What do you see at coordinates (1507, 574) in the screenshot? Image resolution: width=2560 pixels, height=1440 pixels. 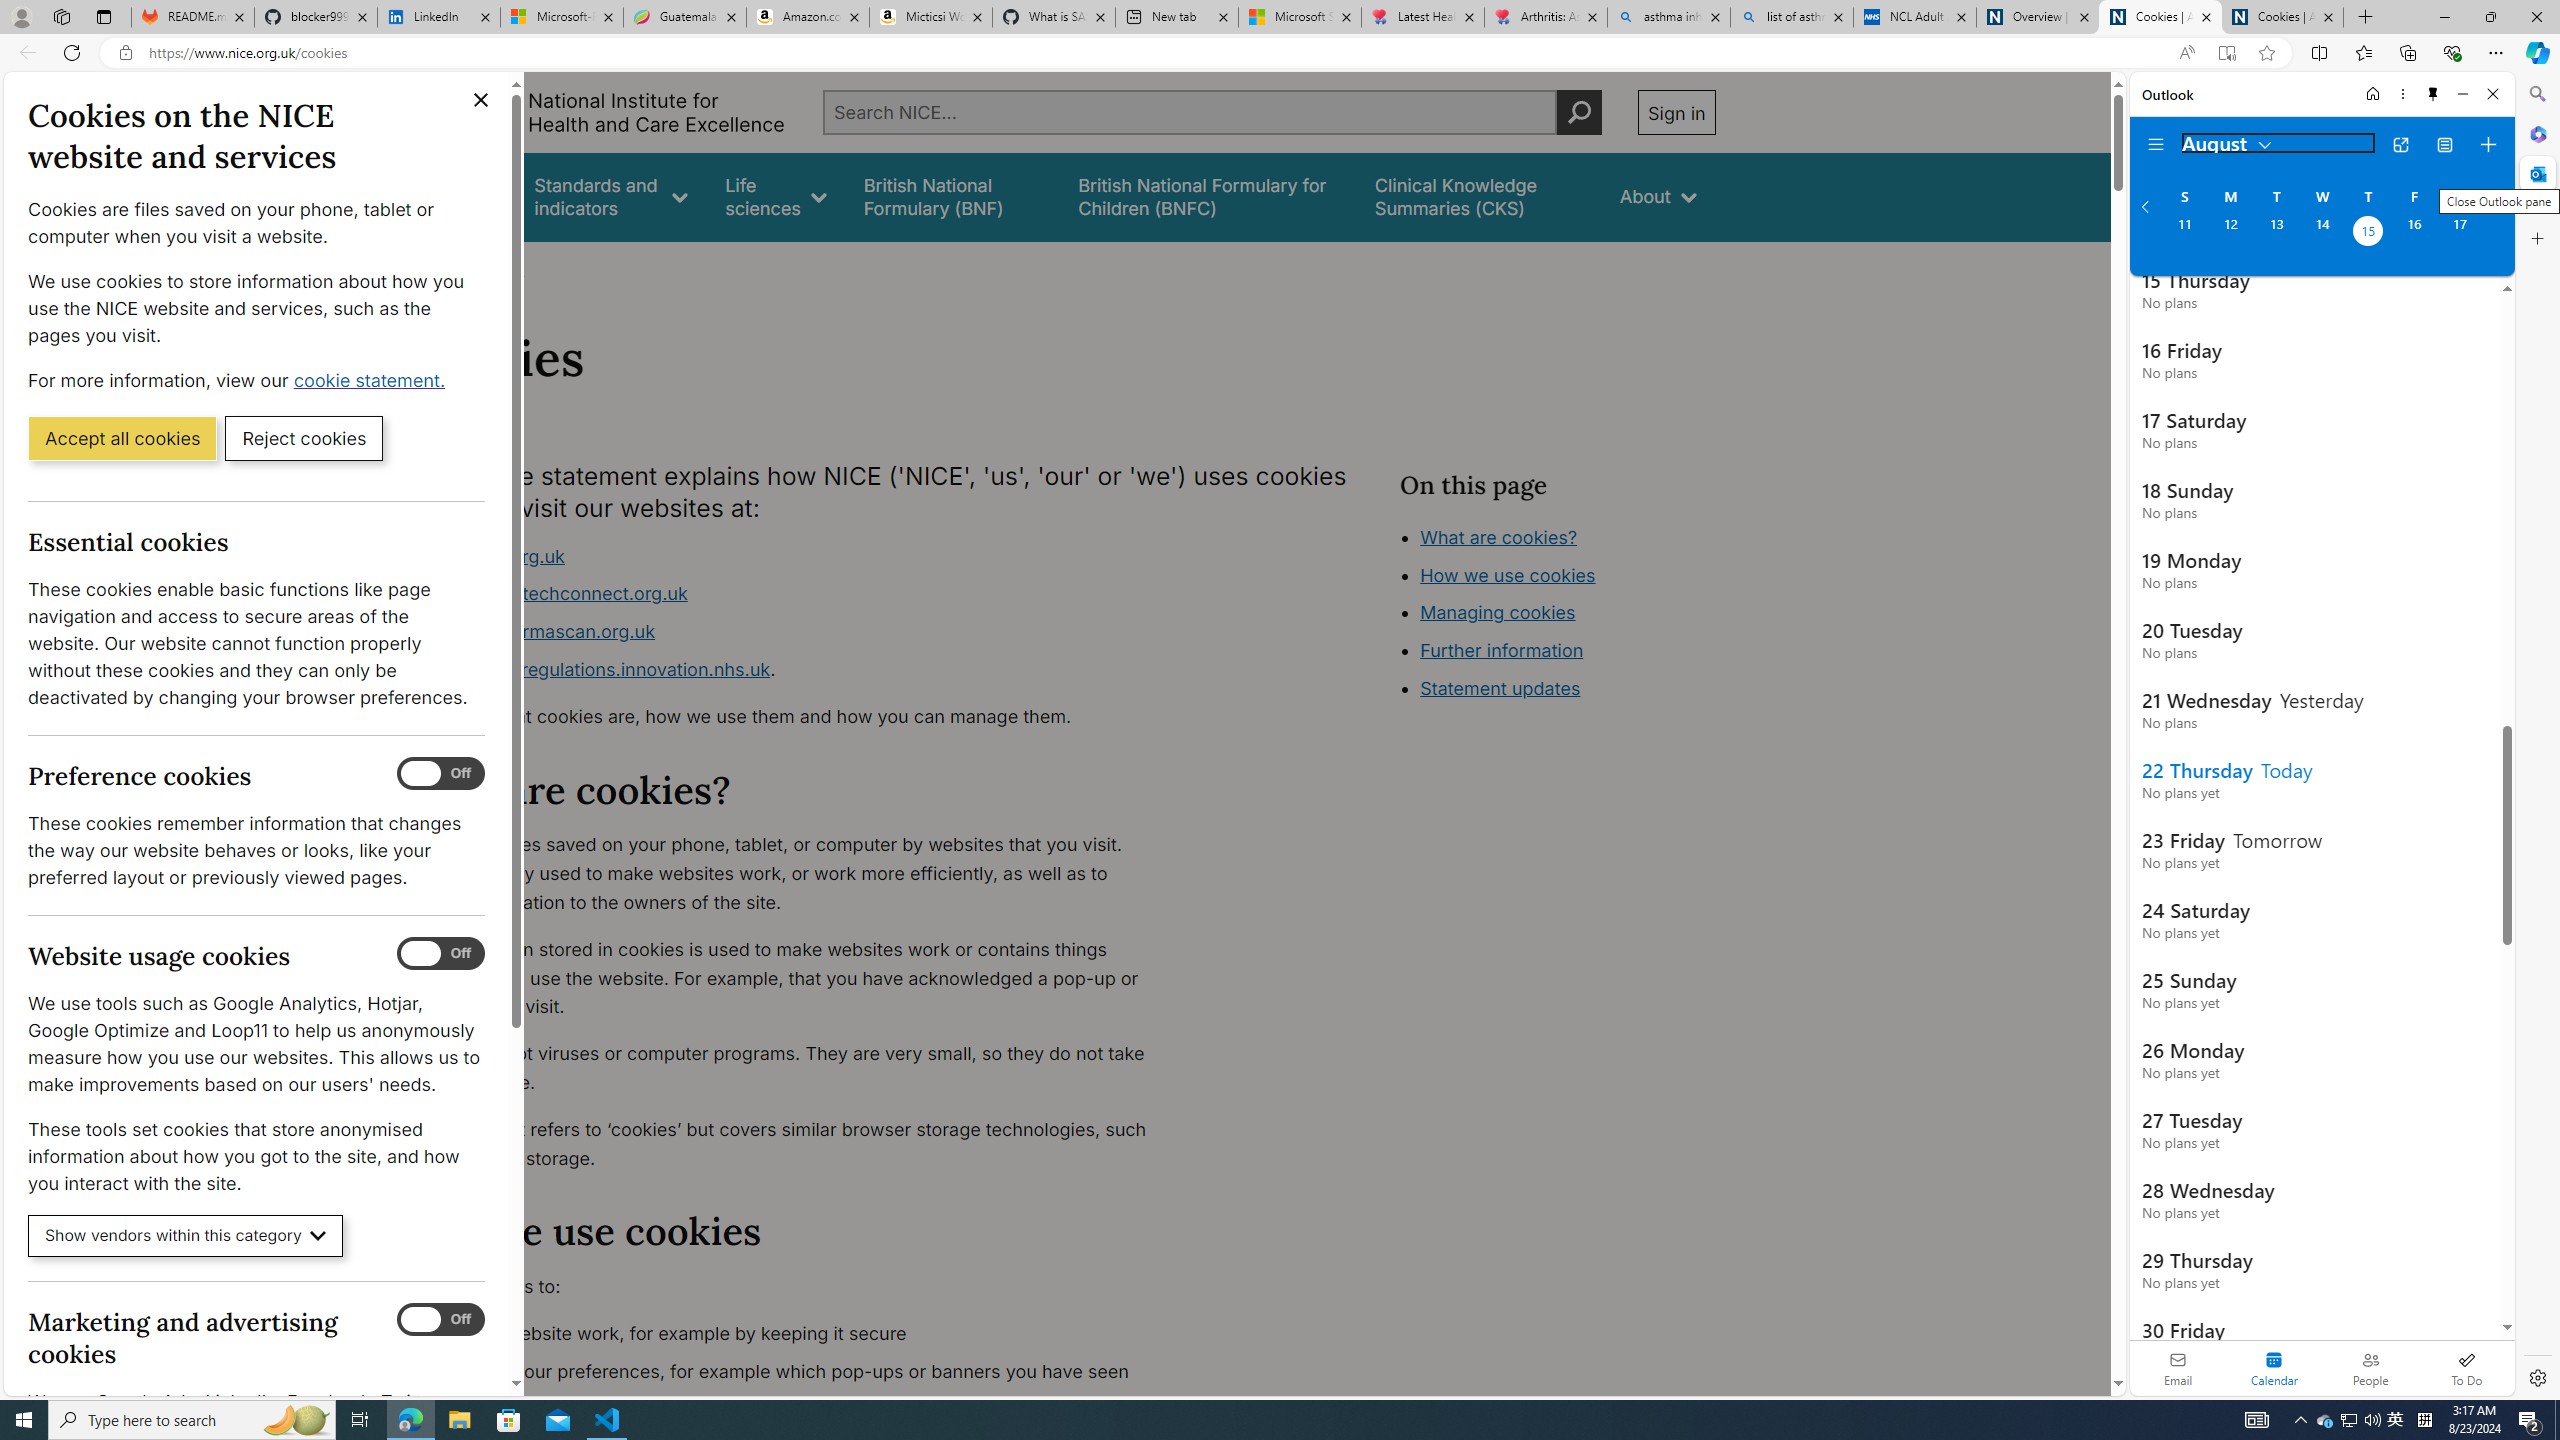 I see `'How we use cookies'` at bounding box center [1507, 574].